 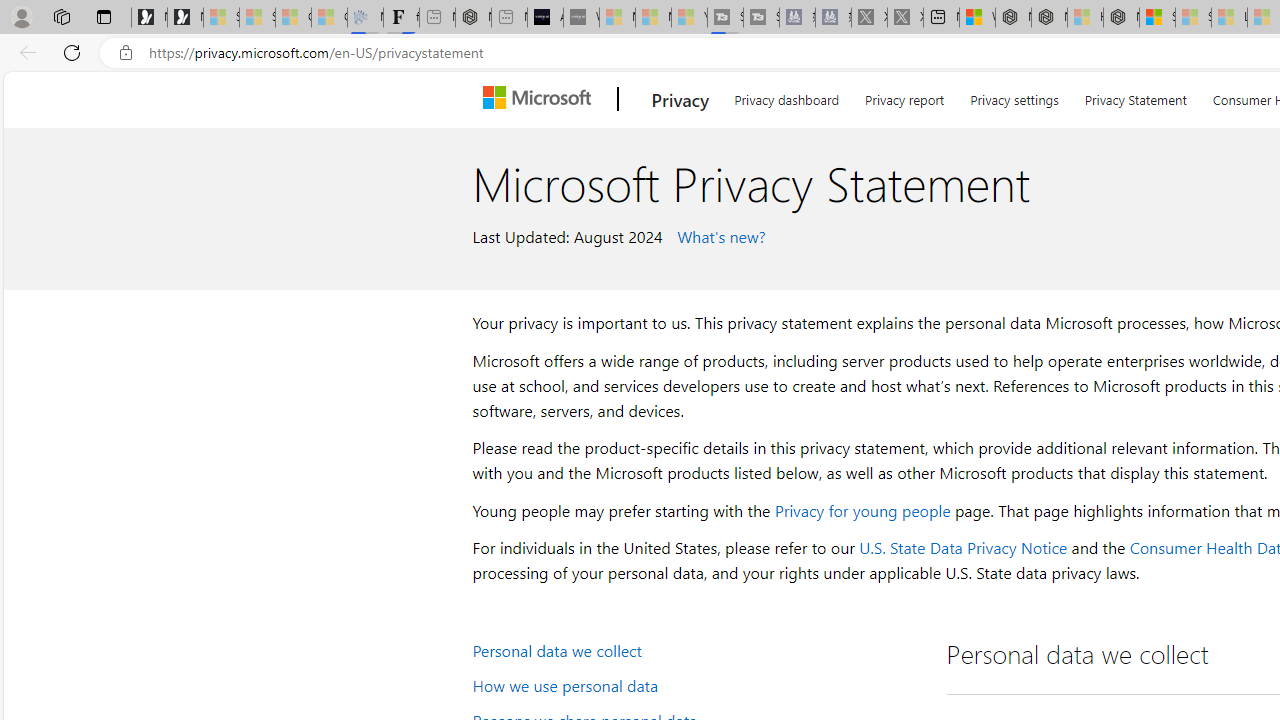 I want to click on 'U.S. State Data Privacy Notice', so click(x=963, y=547).